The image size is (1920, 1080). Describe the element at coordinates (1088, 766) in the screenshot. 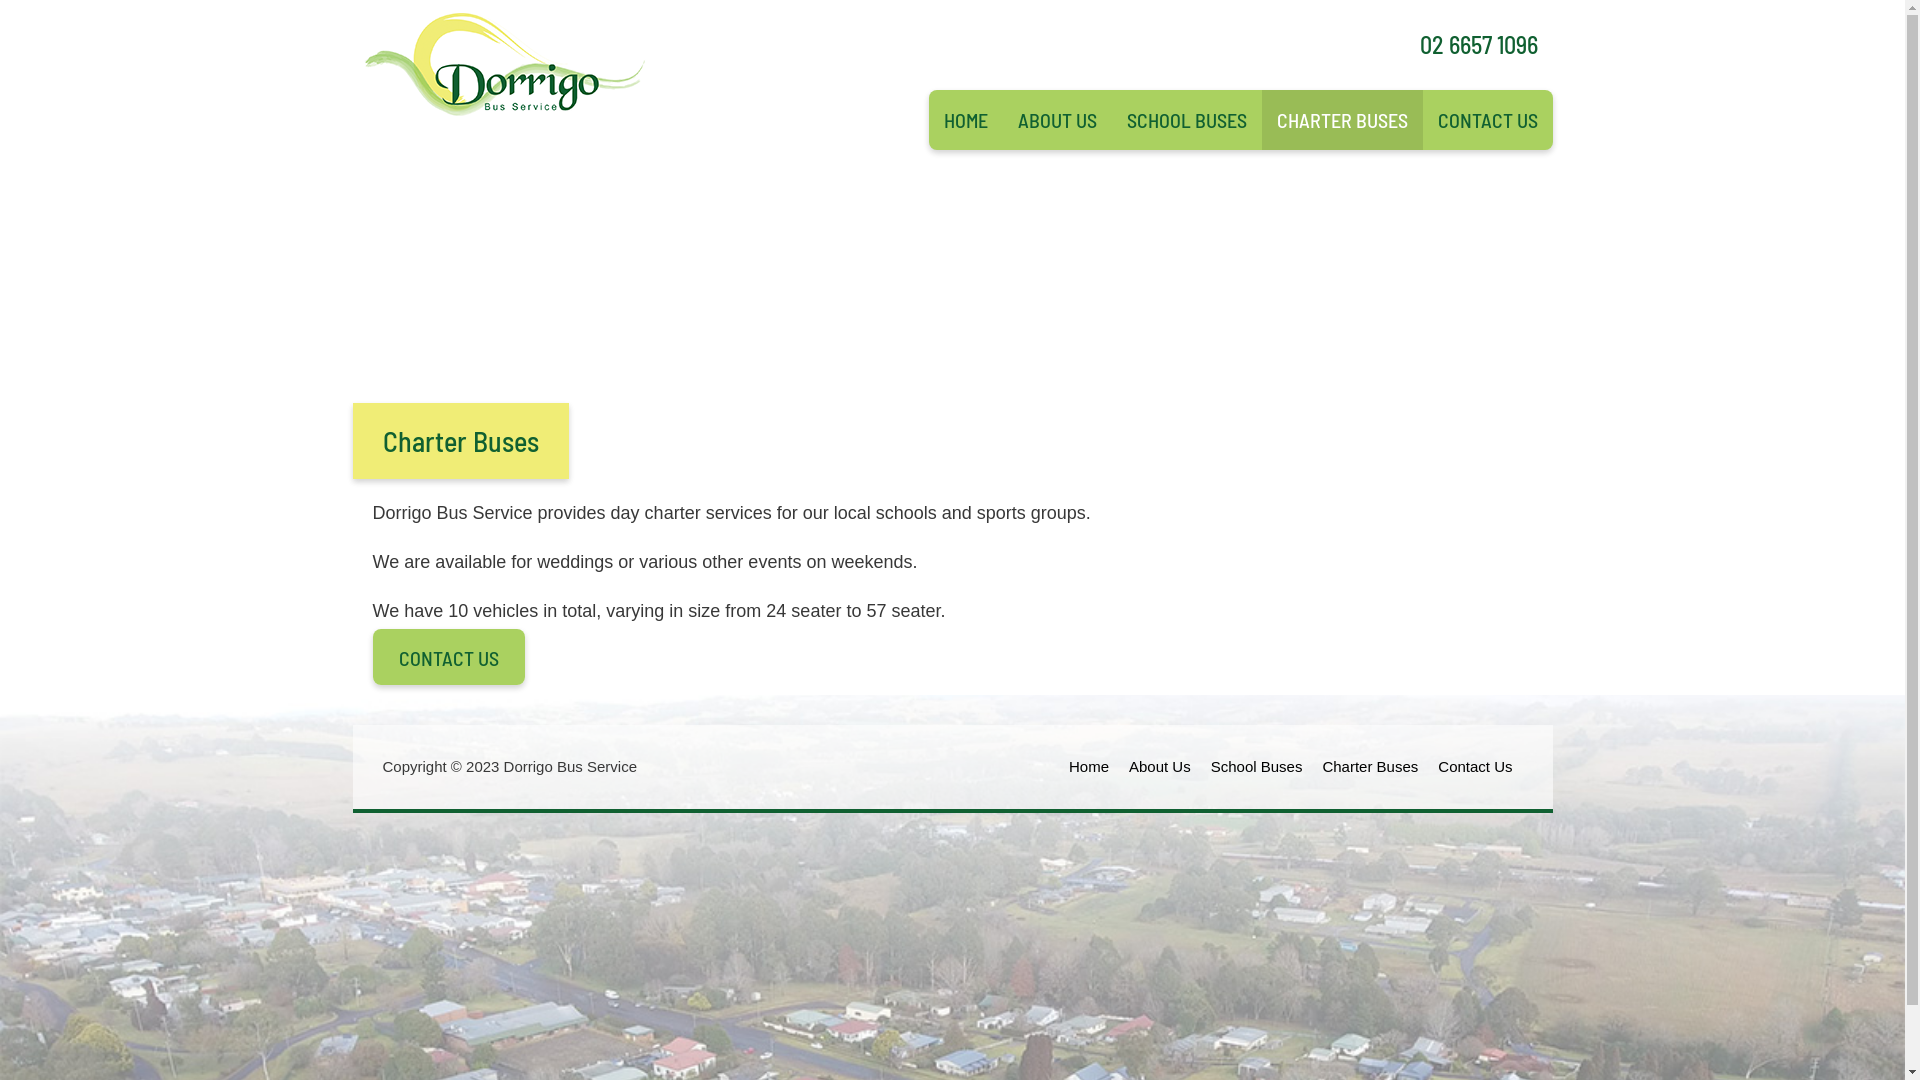

I see `'Home'` at that location.